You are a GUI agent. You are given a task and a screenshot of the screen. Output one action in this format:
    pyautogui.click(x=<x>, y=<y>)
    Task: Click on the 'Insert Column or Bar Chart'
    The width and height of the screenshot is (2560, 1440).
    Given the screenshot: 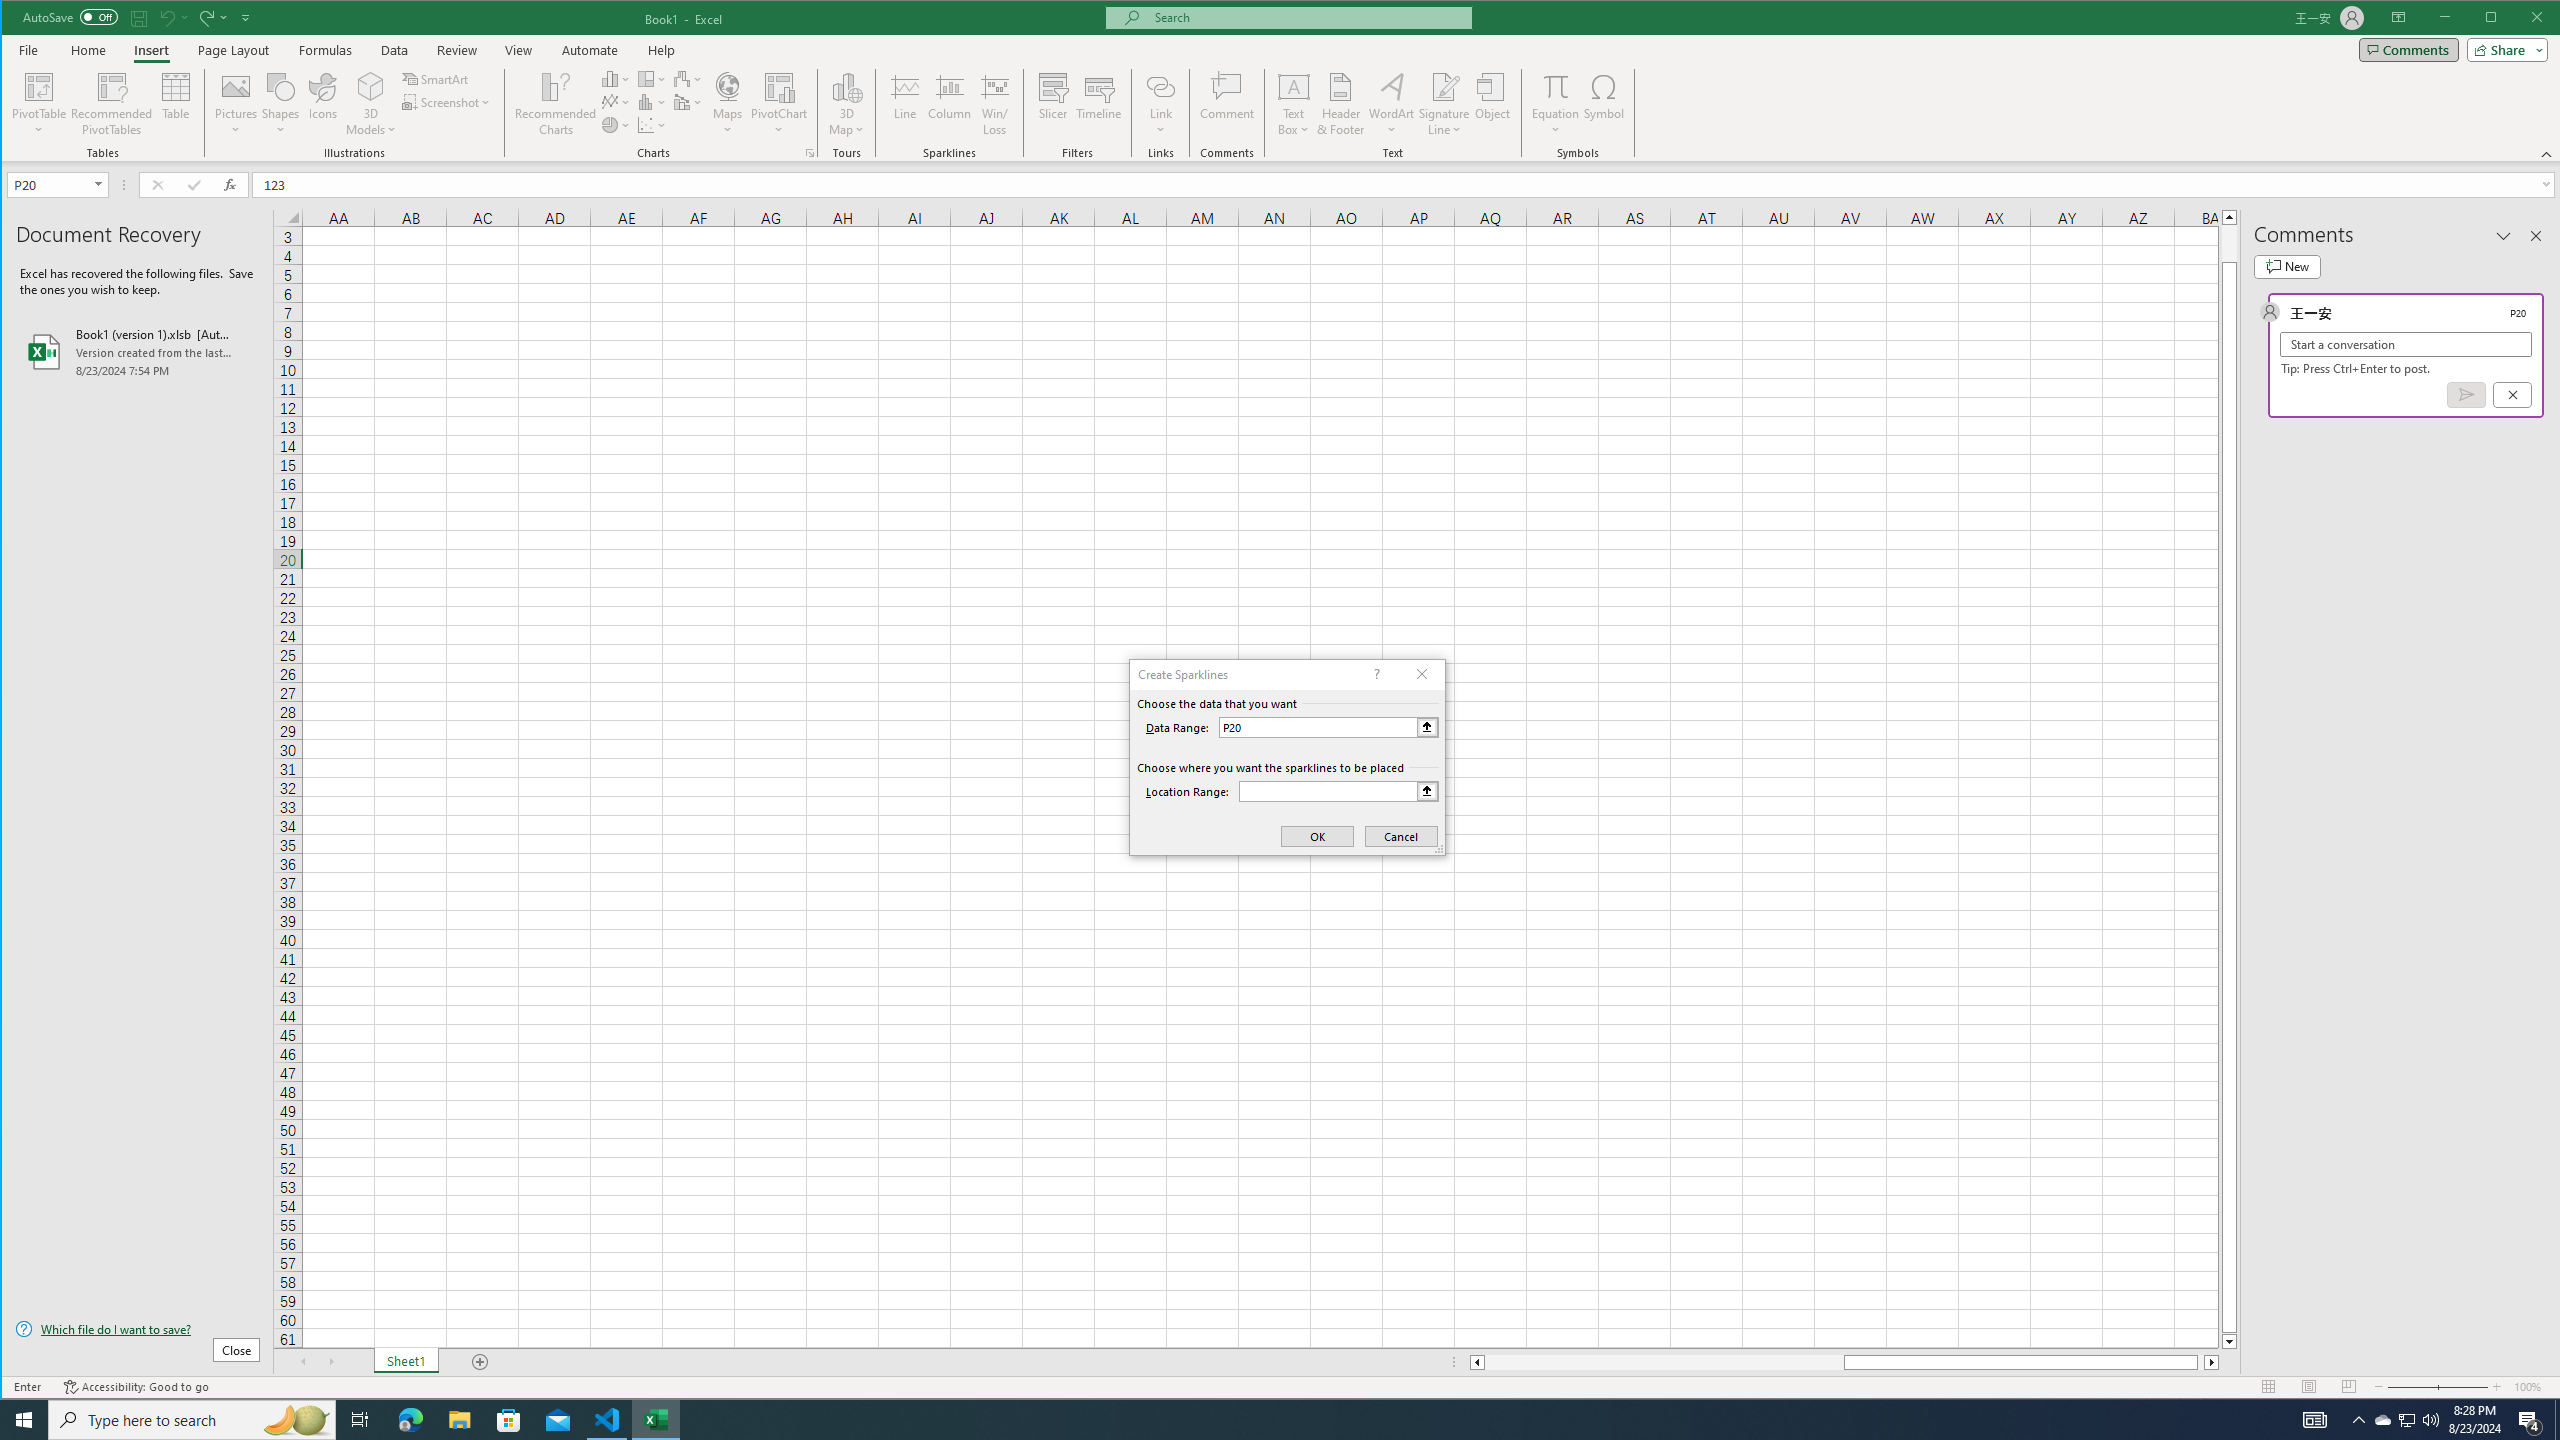 What is the action you would take?
    pyautogui.click(x=615, y=78)
    